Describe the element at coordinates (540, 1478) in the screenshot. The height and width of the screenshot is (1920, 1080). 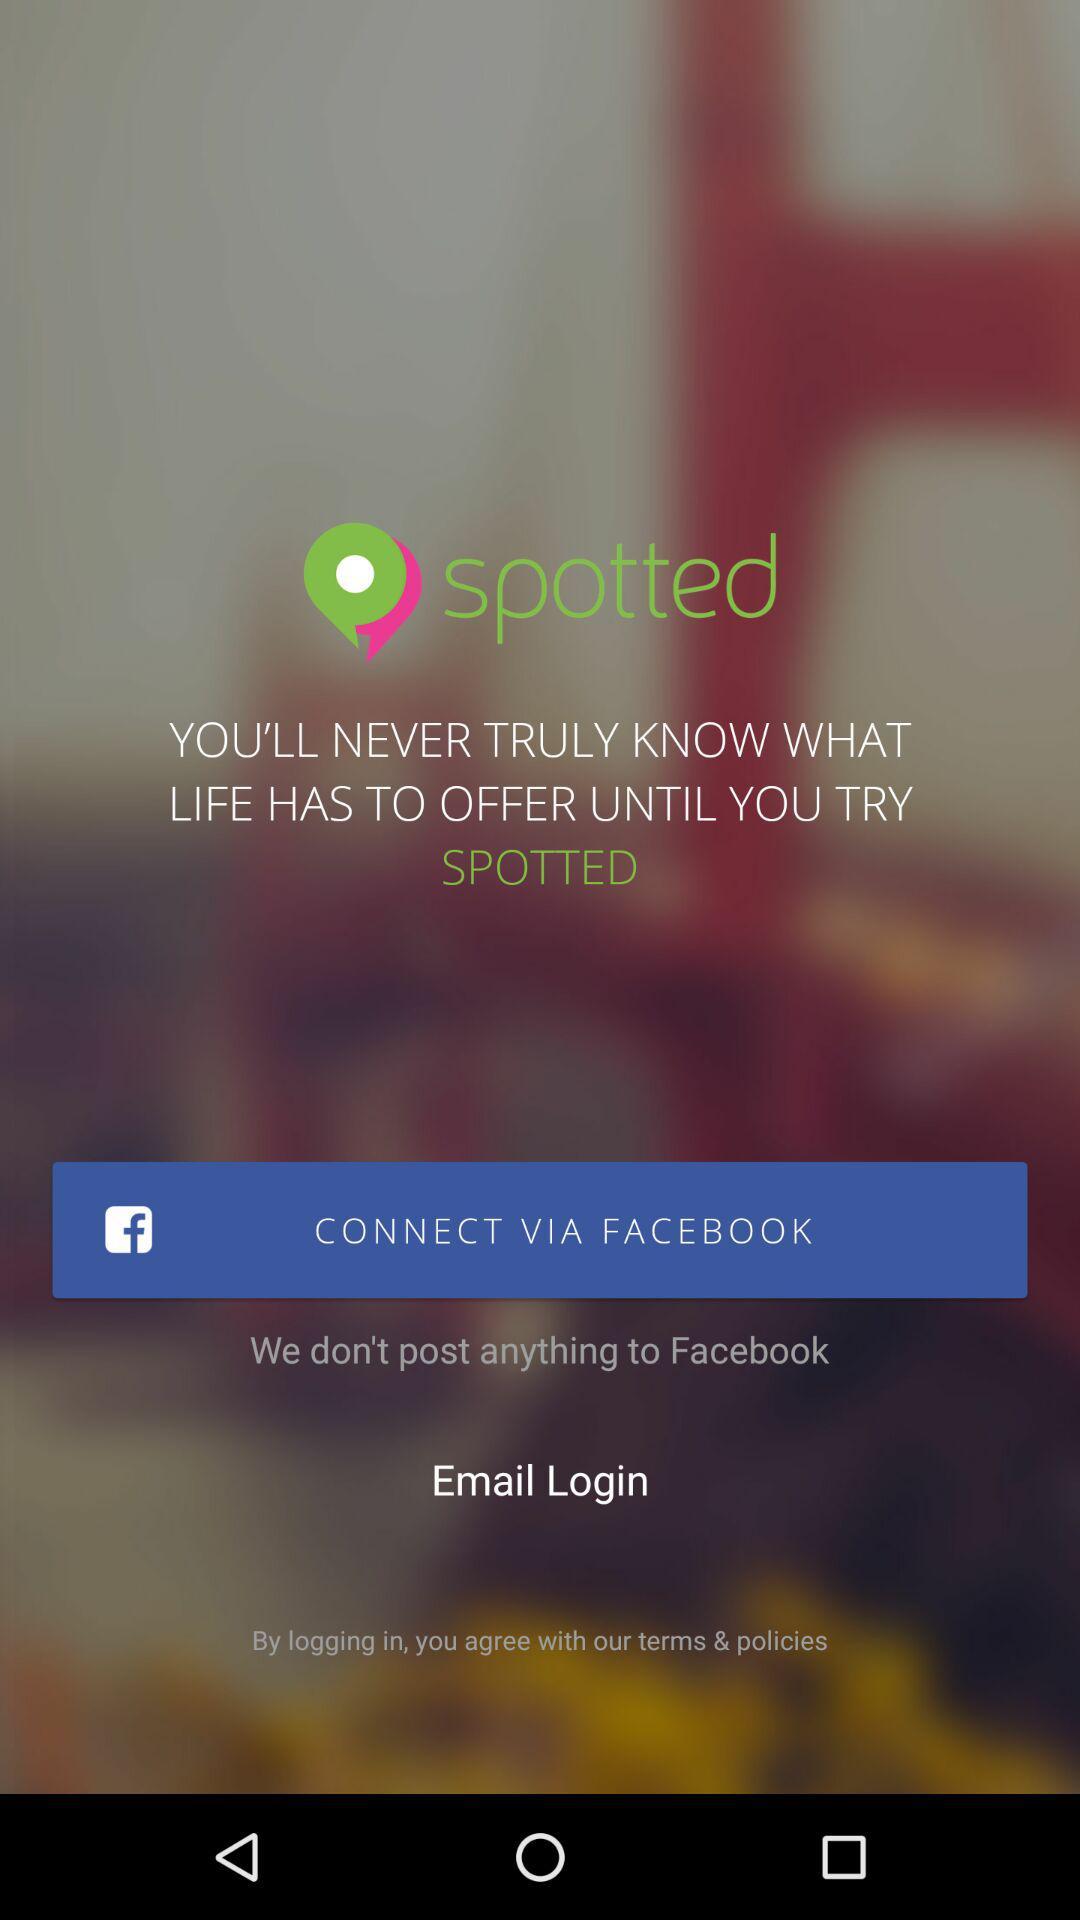
I see `item below the we don t` at that location.